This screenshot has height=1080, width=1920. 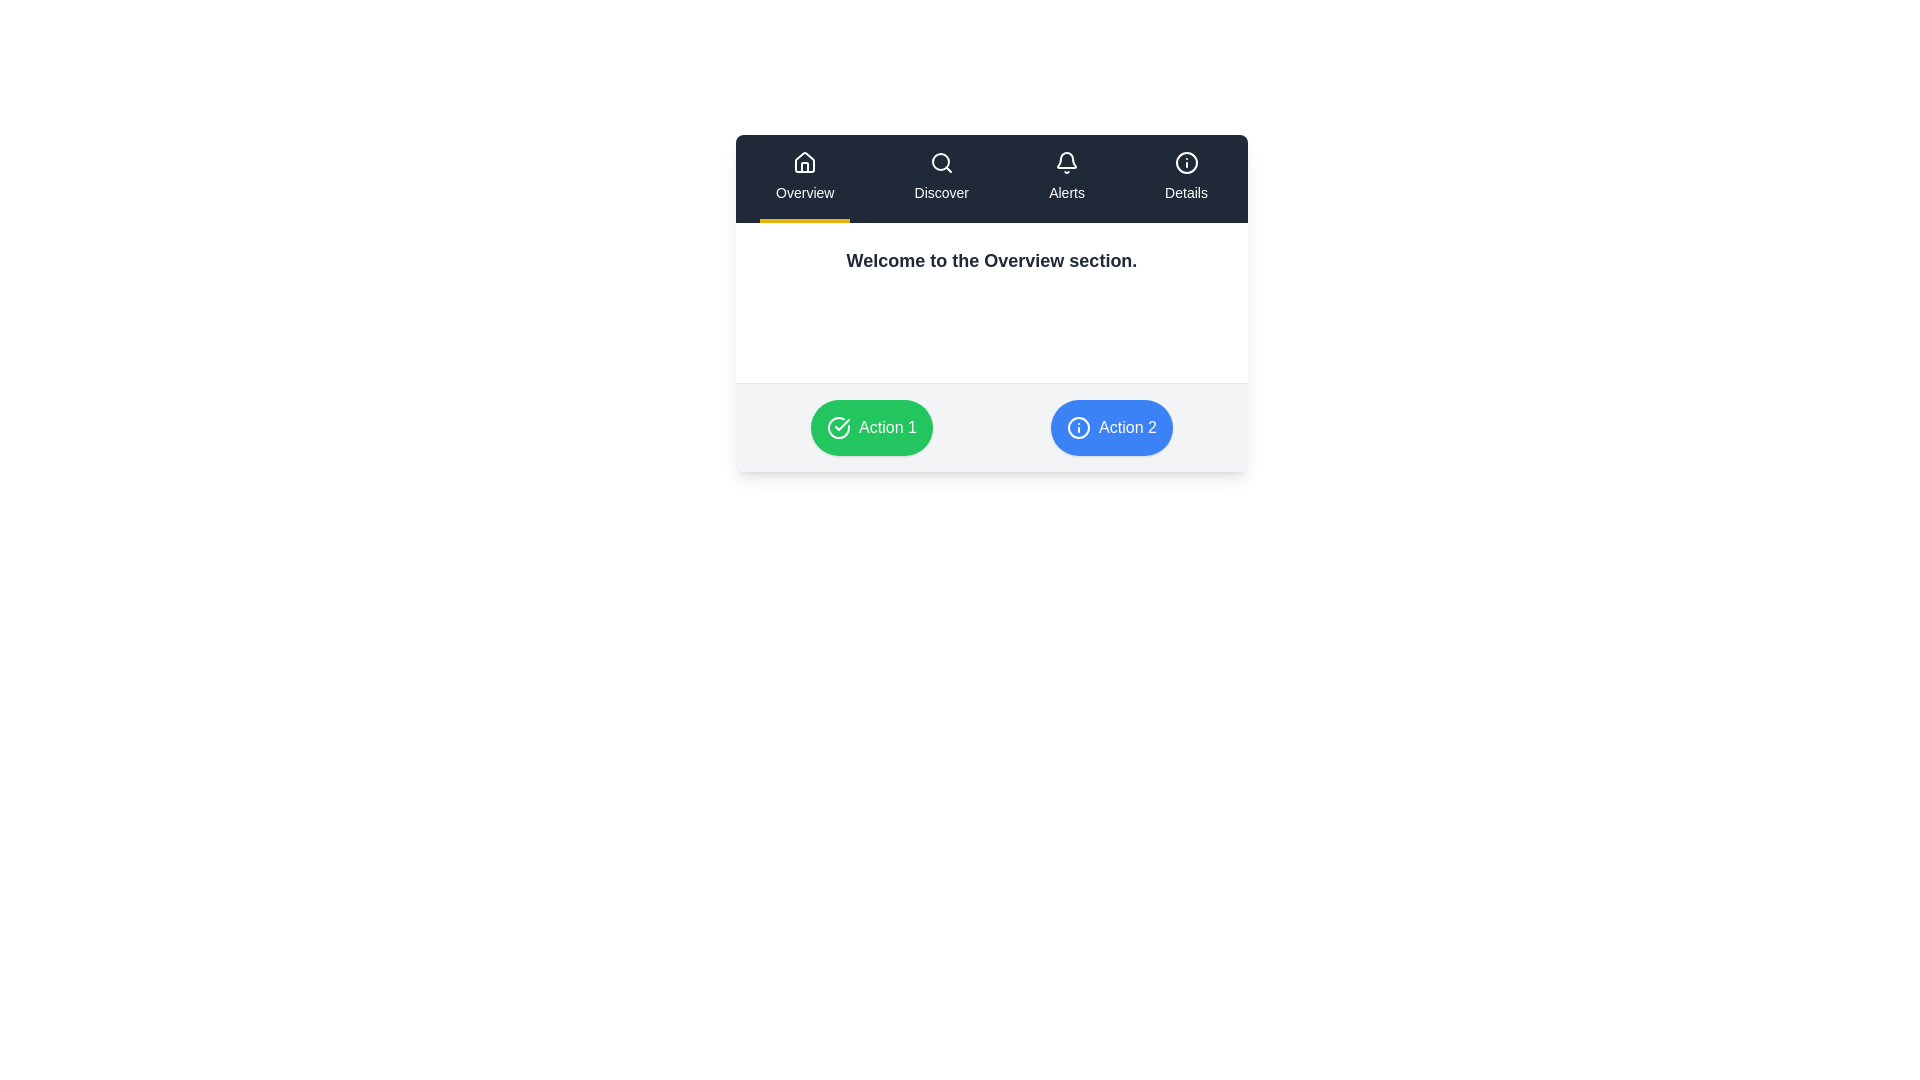 I want to click on the bell-shaped icon in the 'Alerts' navigation item, so click(x=1066, y=161).